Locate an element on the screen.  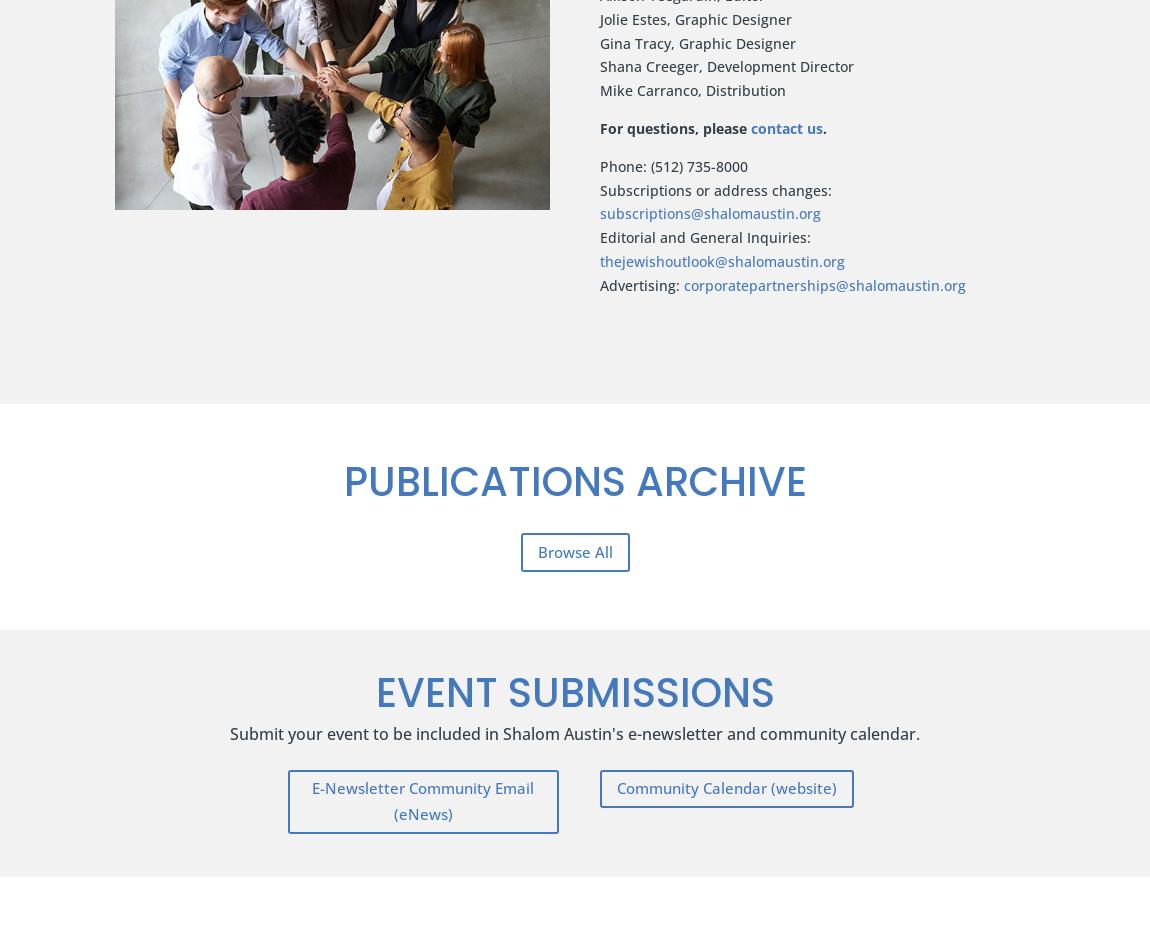
'Browse All' is located at coordinates (574, 549).